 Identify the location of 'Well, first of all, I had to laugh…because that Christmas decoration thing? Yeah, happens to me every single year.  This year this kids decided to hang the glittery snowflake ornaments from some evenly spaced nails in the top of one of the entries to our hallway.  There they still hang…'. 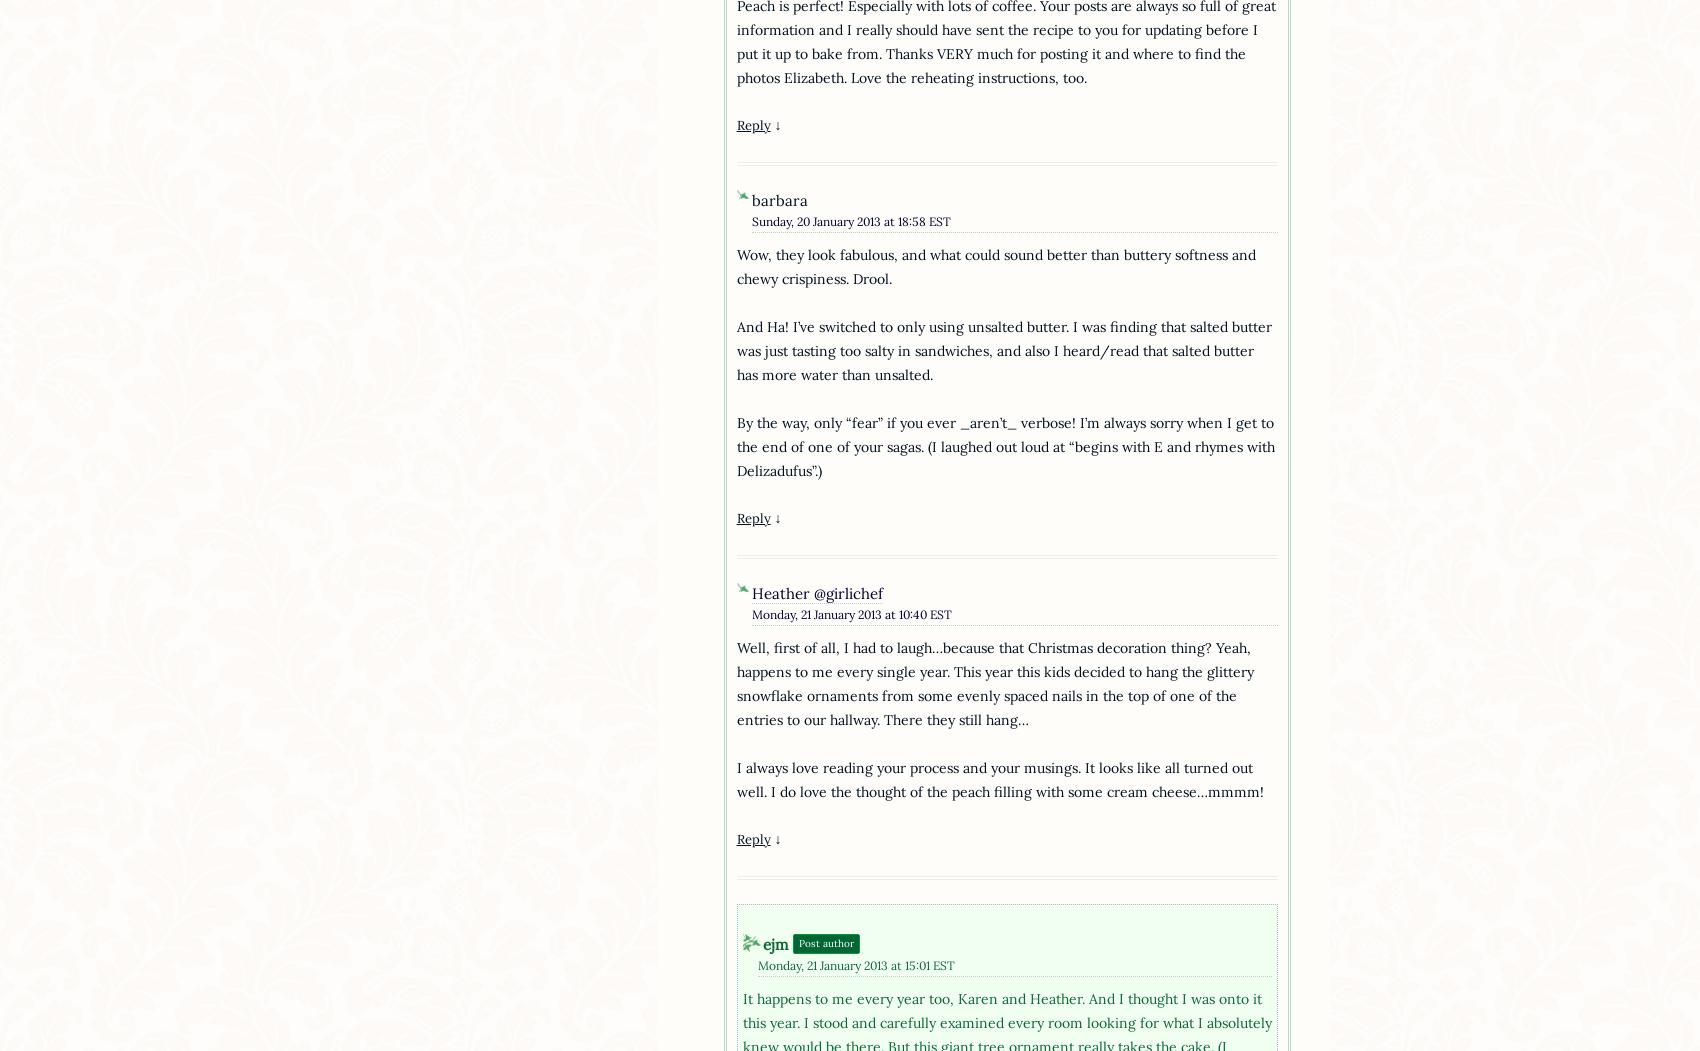
(993, 683).